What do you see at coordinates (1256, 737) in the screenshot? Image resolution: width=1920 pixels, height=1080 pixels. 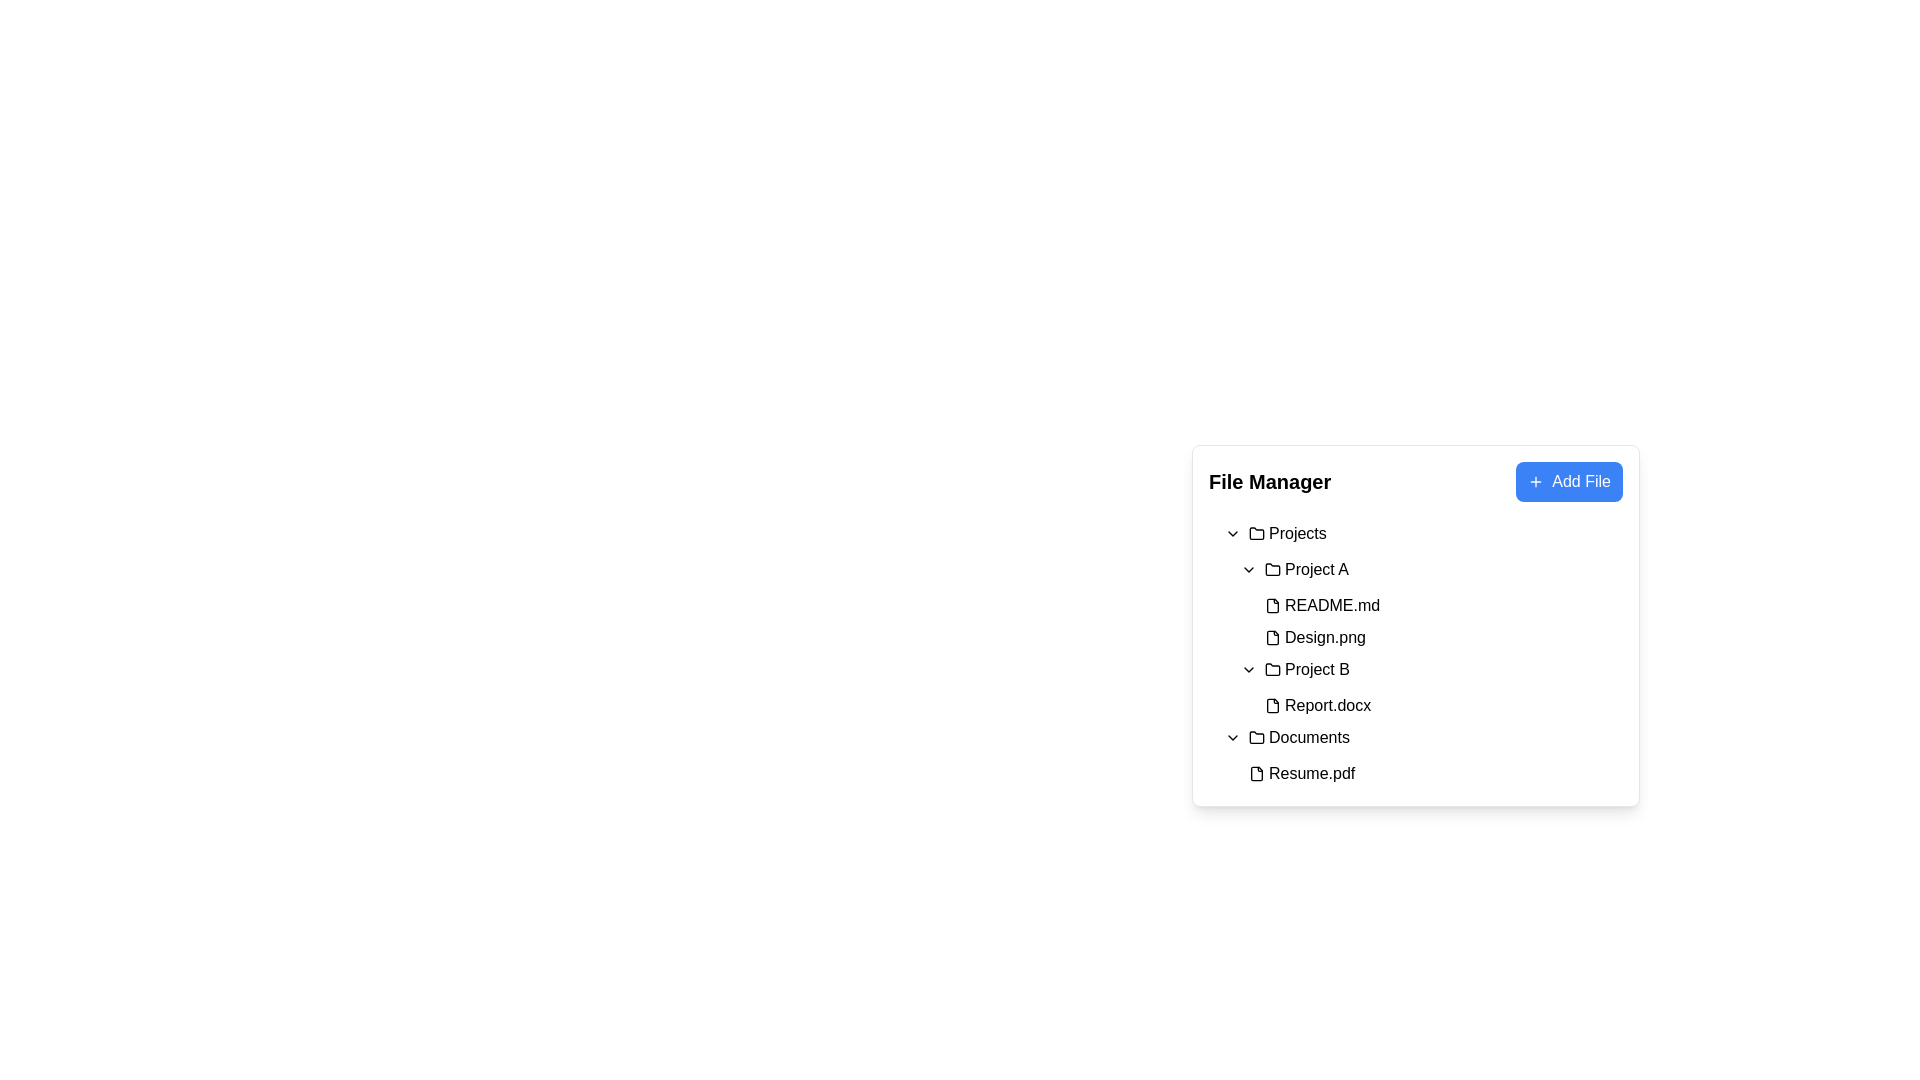 I see `the folder icon located to the left of the text 'Documents' in the file manager layout` at bounding box center [1256, 737].